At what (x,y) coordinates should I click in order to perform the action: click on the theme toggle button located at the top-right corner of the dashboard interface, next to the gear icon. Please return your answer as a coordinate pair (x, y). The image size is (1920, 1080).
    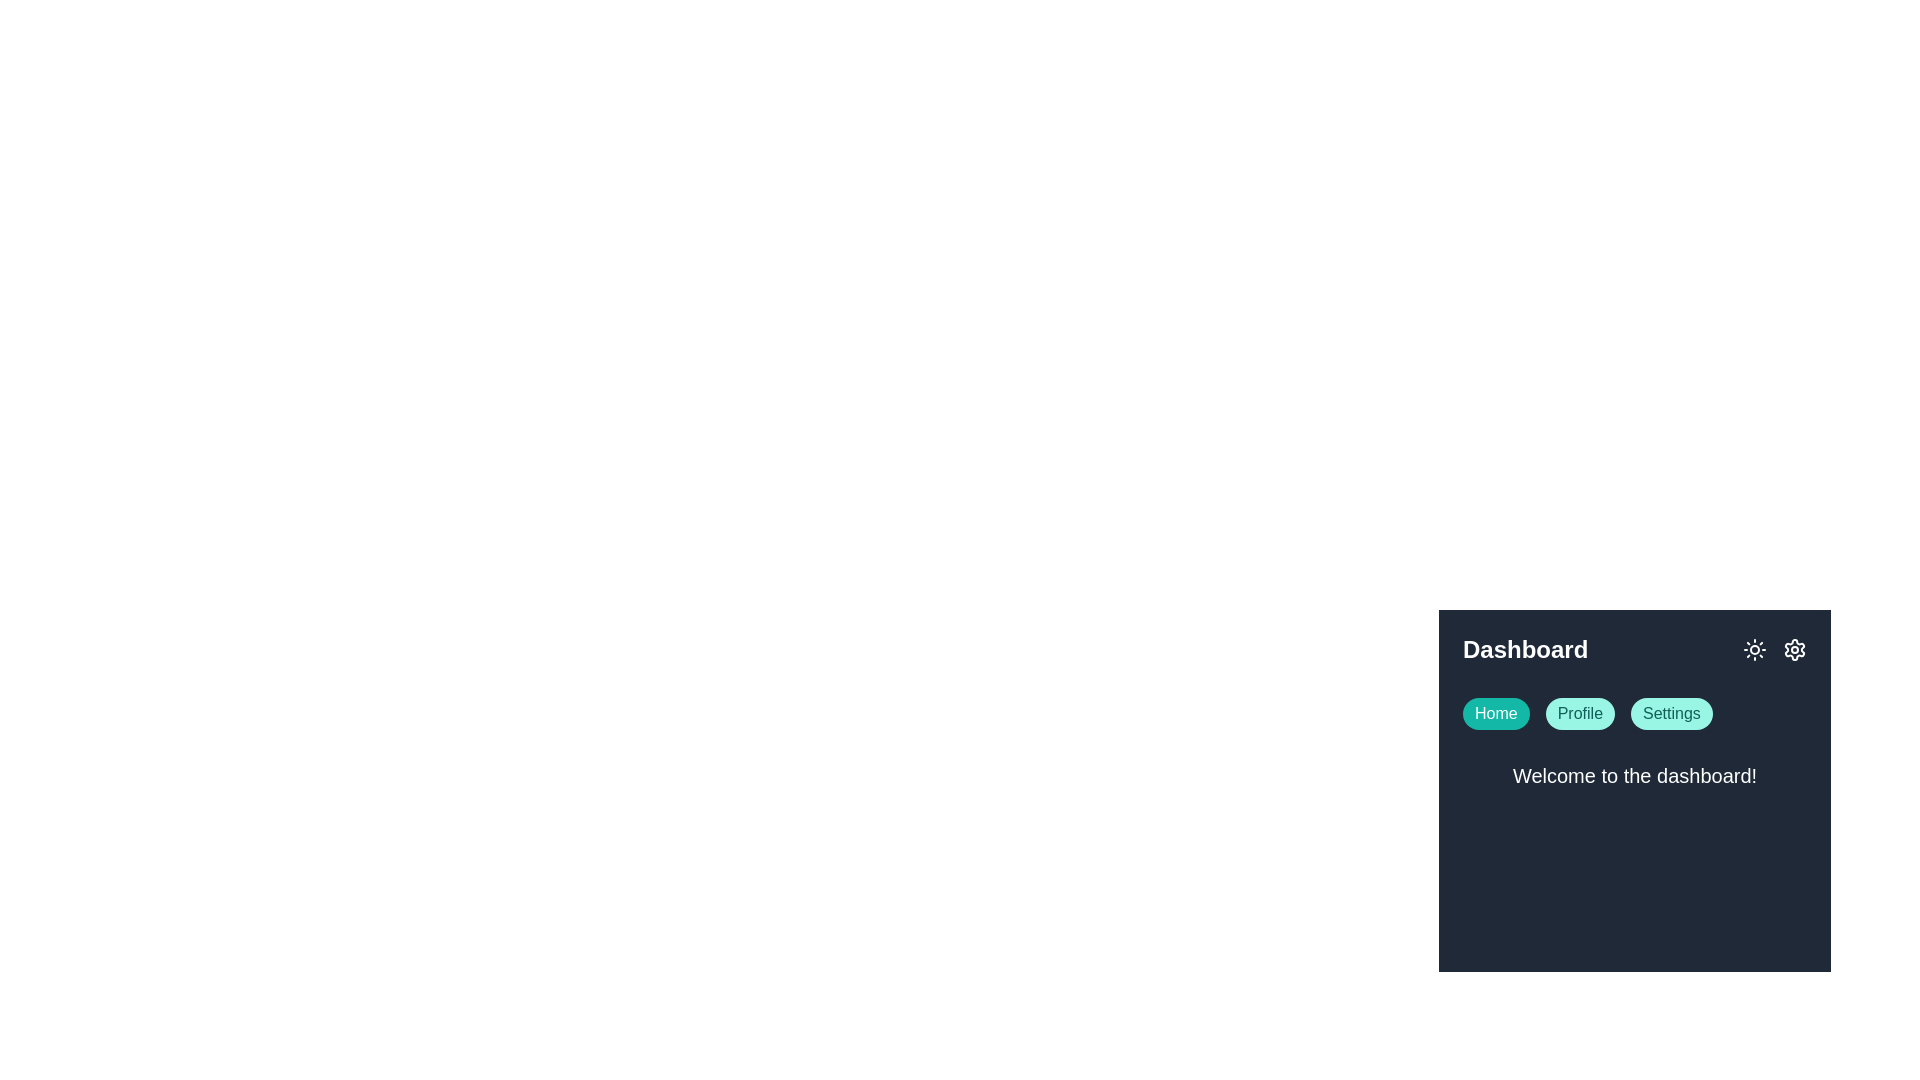
    Looking at the image, I should click on (1754, 650).